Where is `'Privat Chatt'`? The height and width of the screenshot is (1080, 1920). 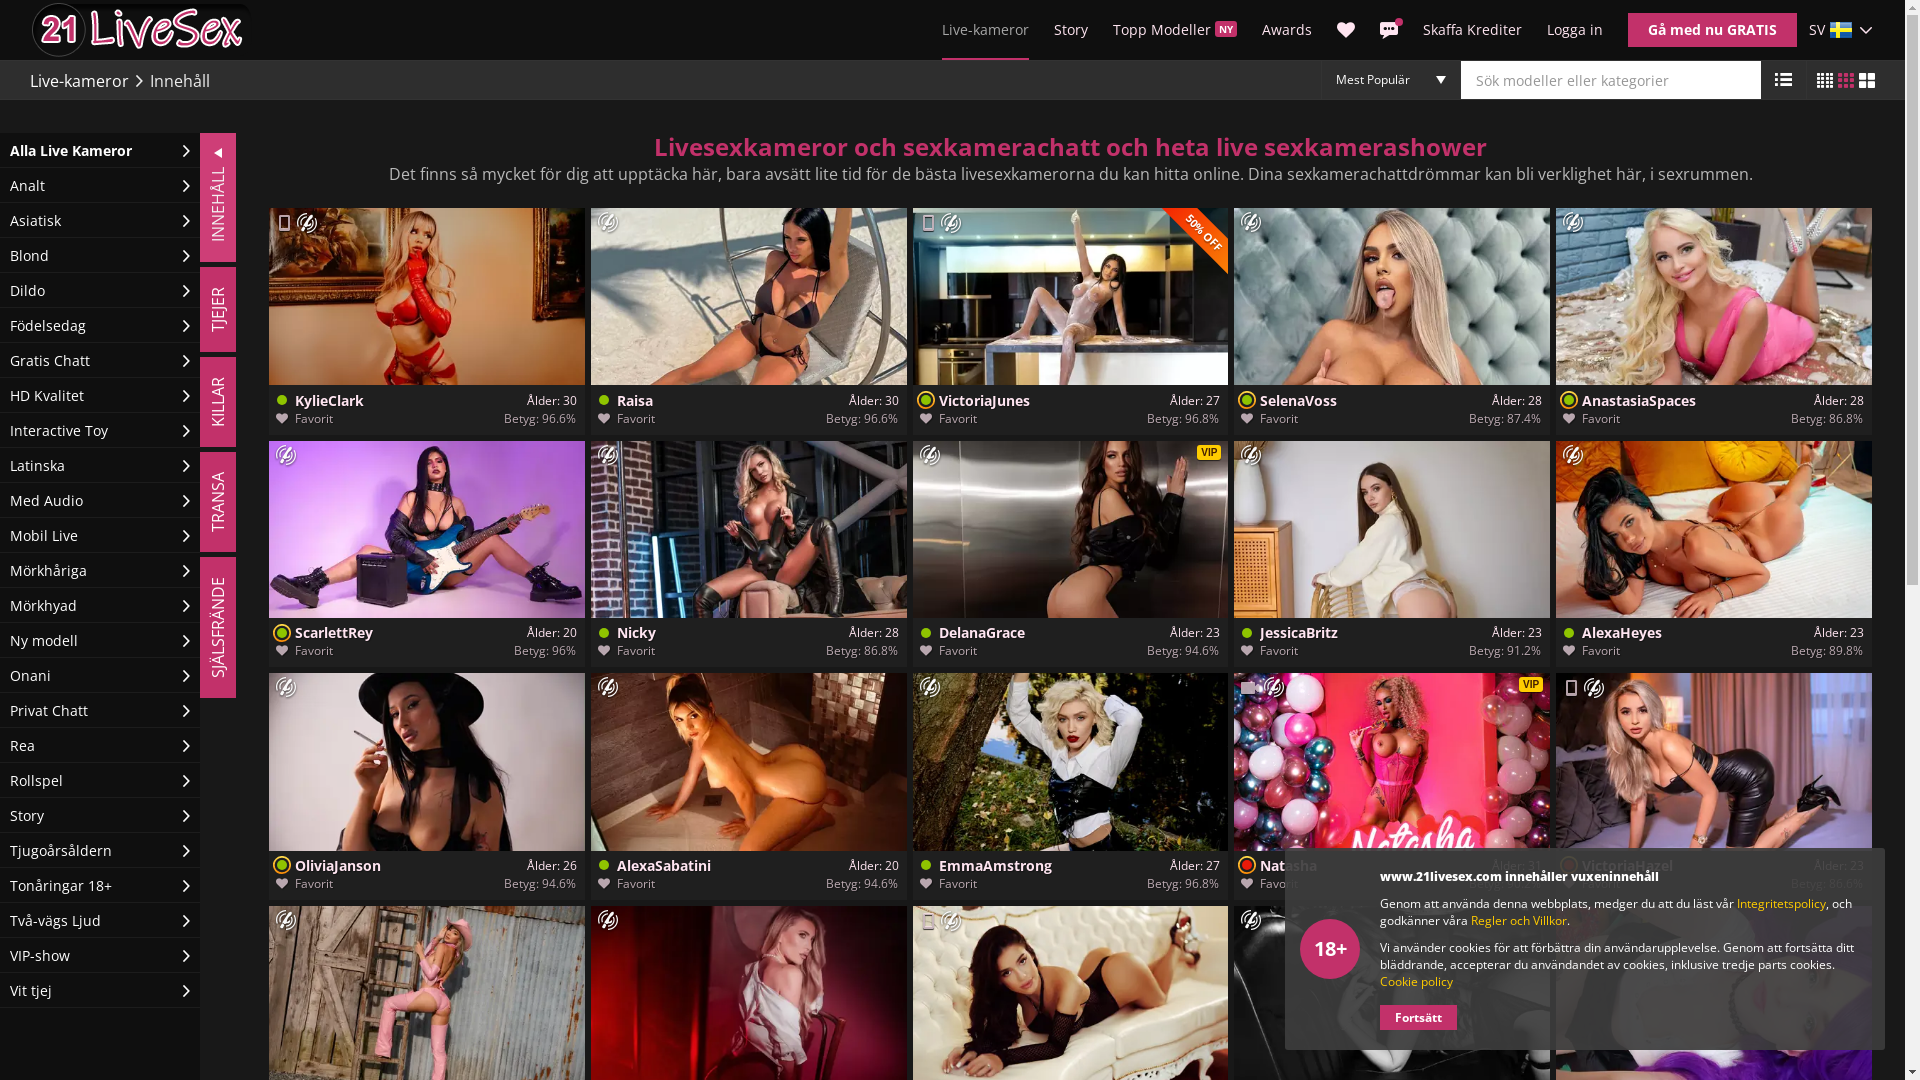 'Privat Chatt' is located at coordinates (99, 709).